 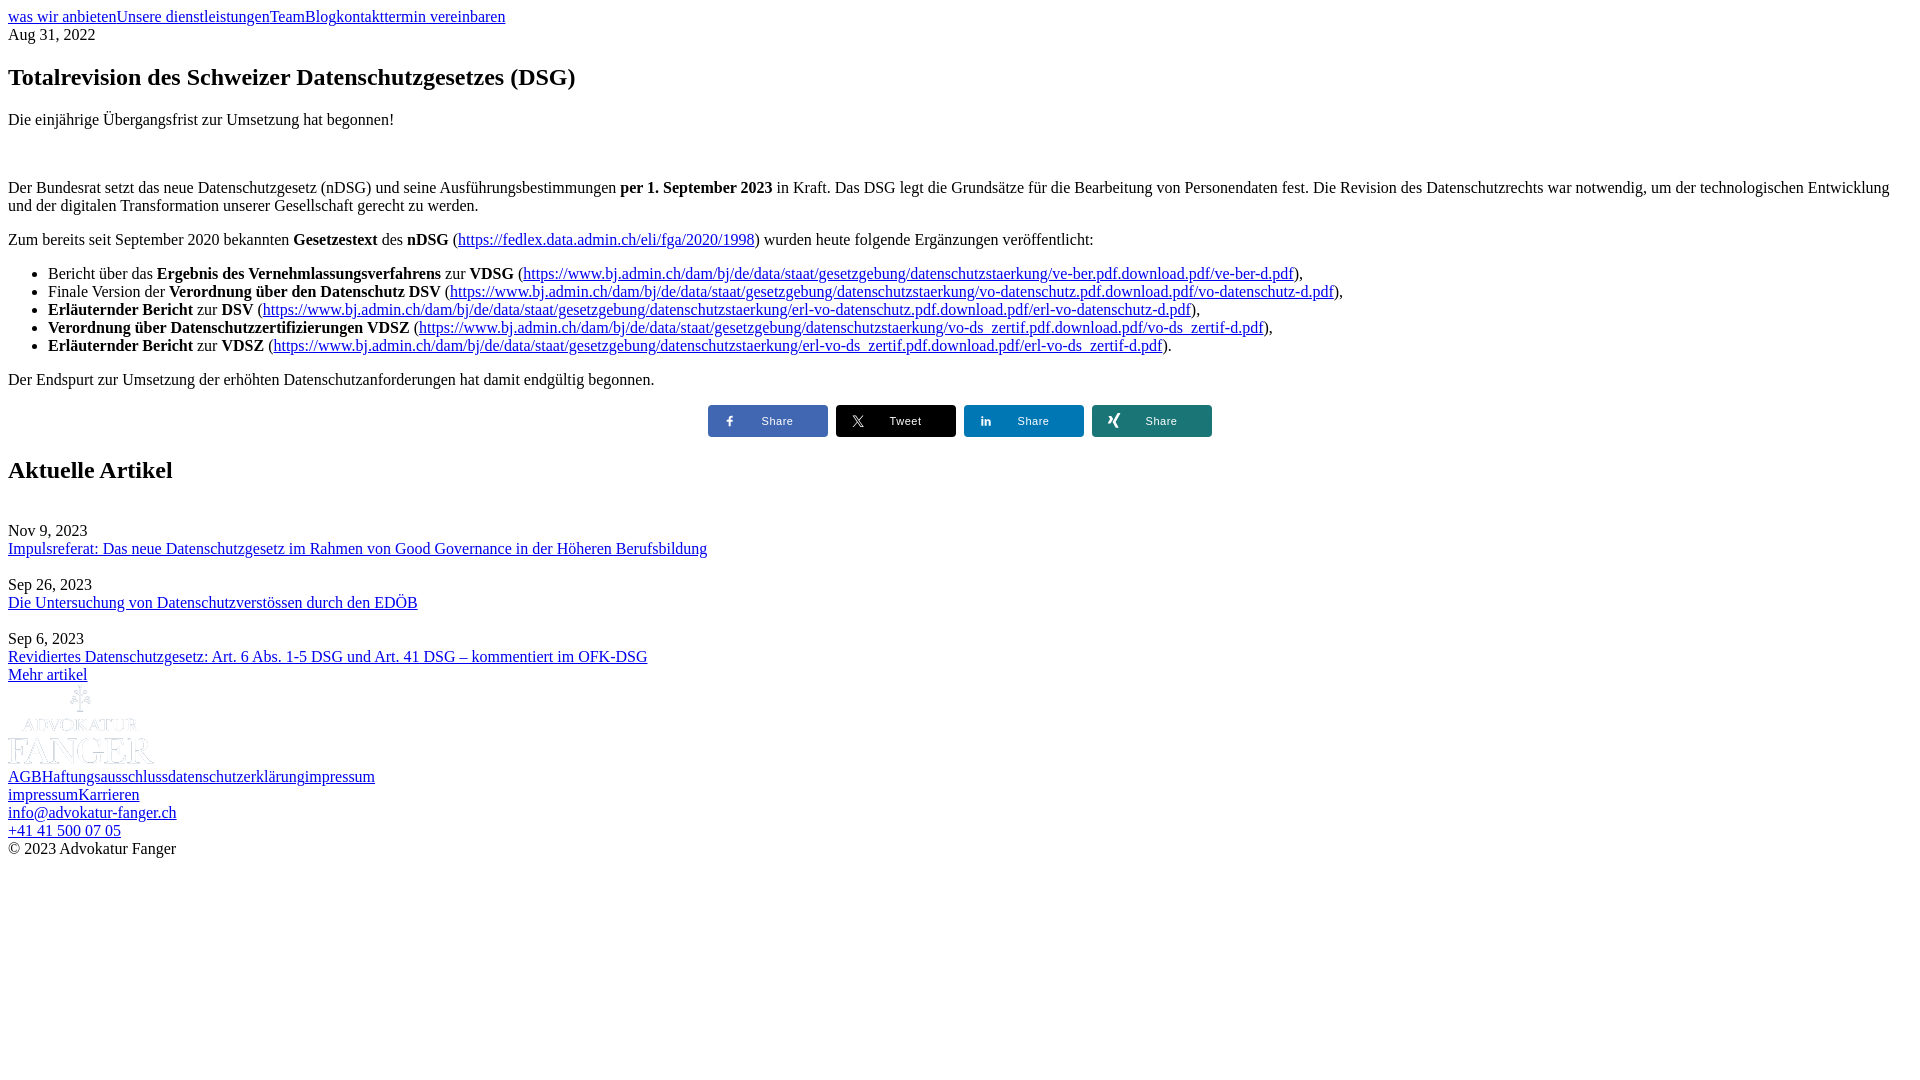 I want to click on 'Team', so click(x=268, y=16).